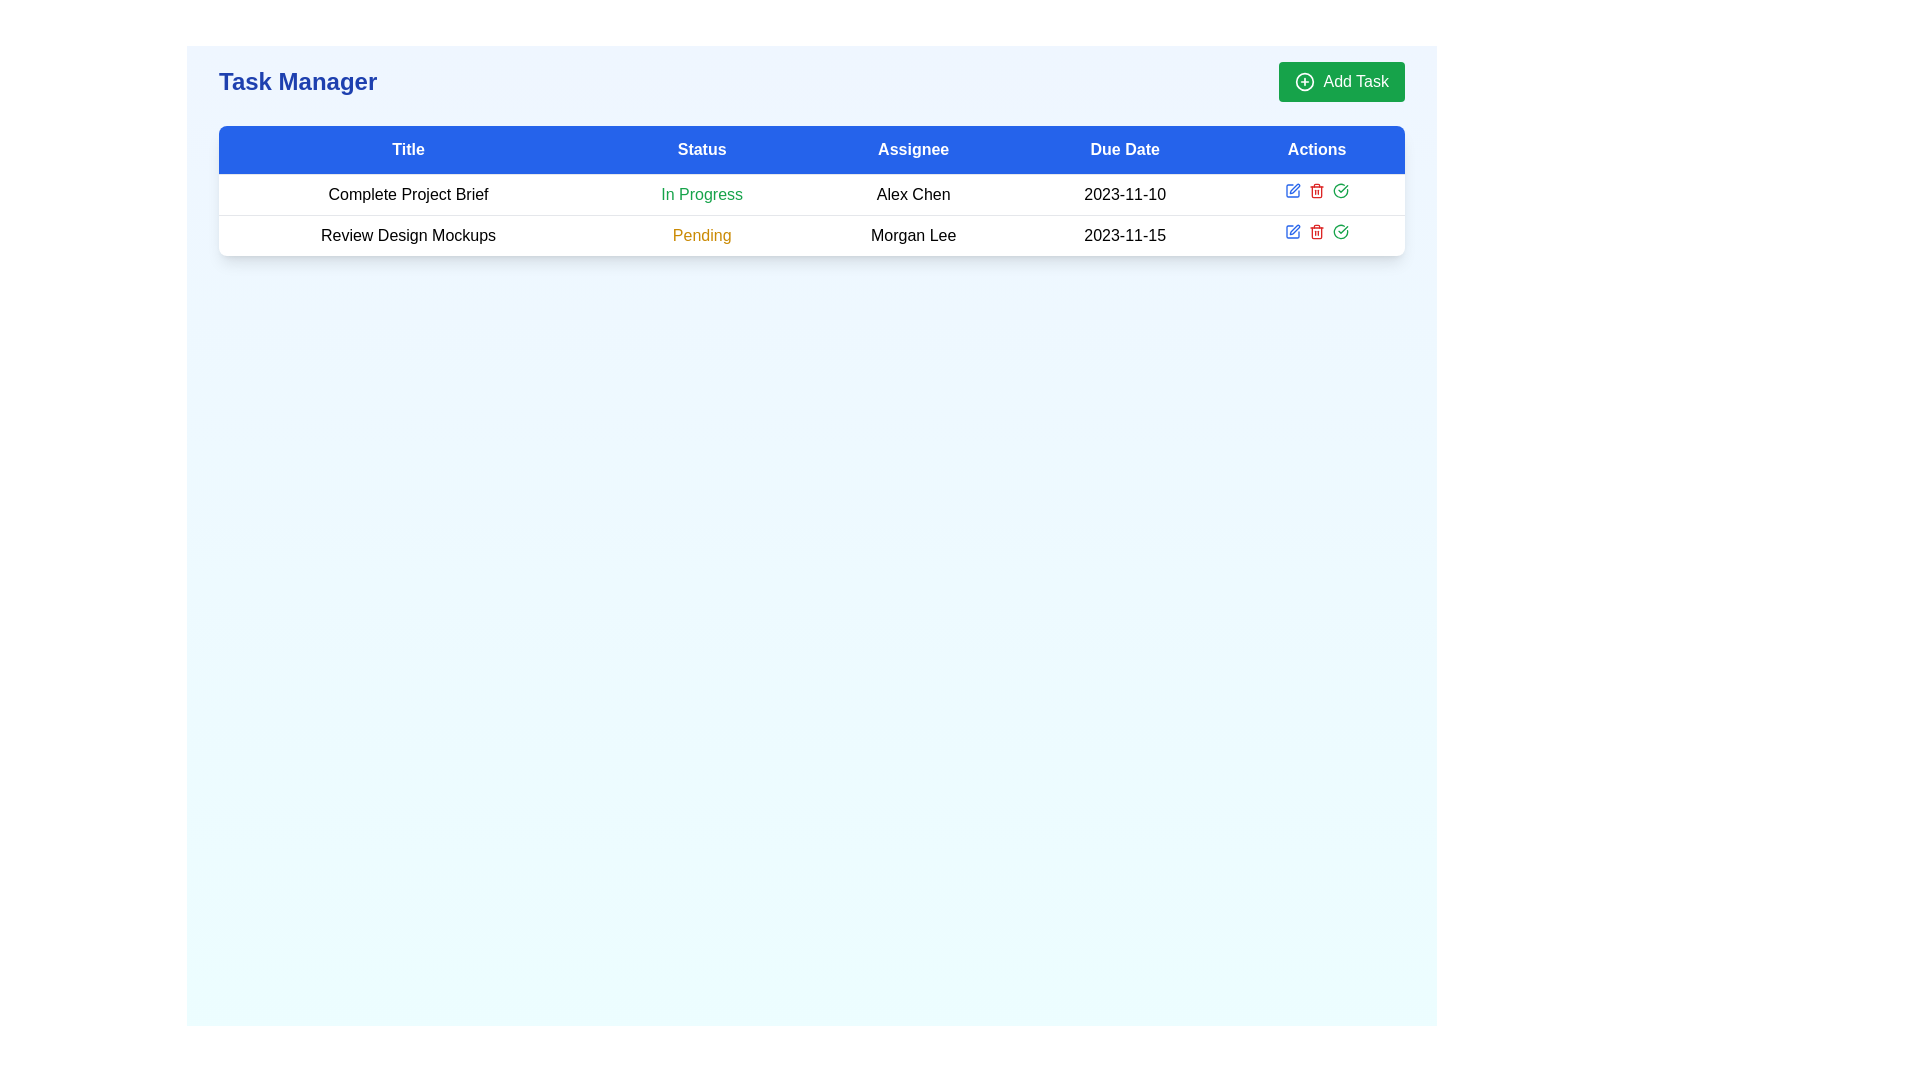 This screenshot has height=1080, width=1920. What do you see at coordinates (811, 215) in the screenshot?
I see `to select the first row of the task table displaying 'Complete Project Brief', which has a status of 'In Progress', assigned to 'Alex Chen', with a due date of '2023-11-10'` at bounding box center [811, 215].